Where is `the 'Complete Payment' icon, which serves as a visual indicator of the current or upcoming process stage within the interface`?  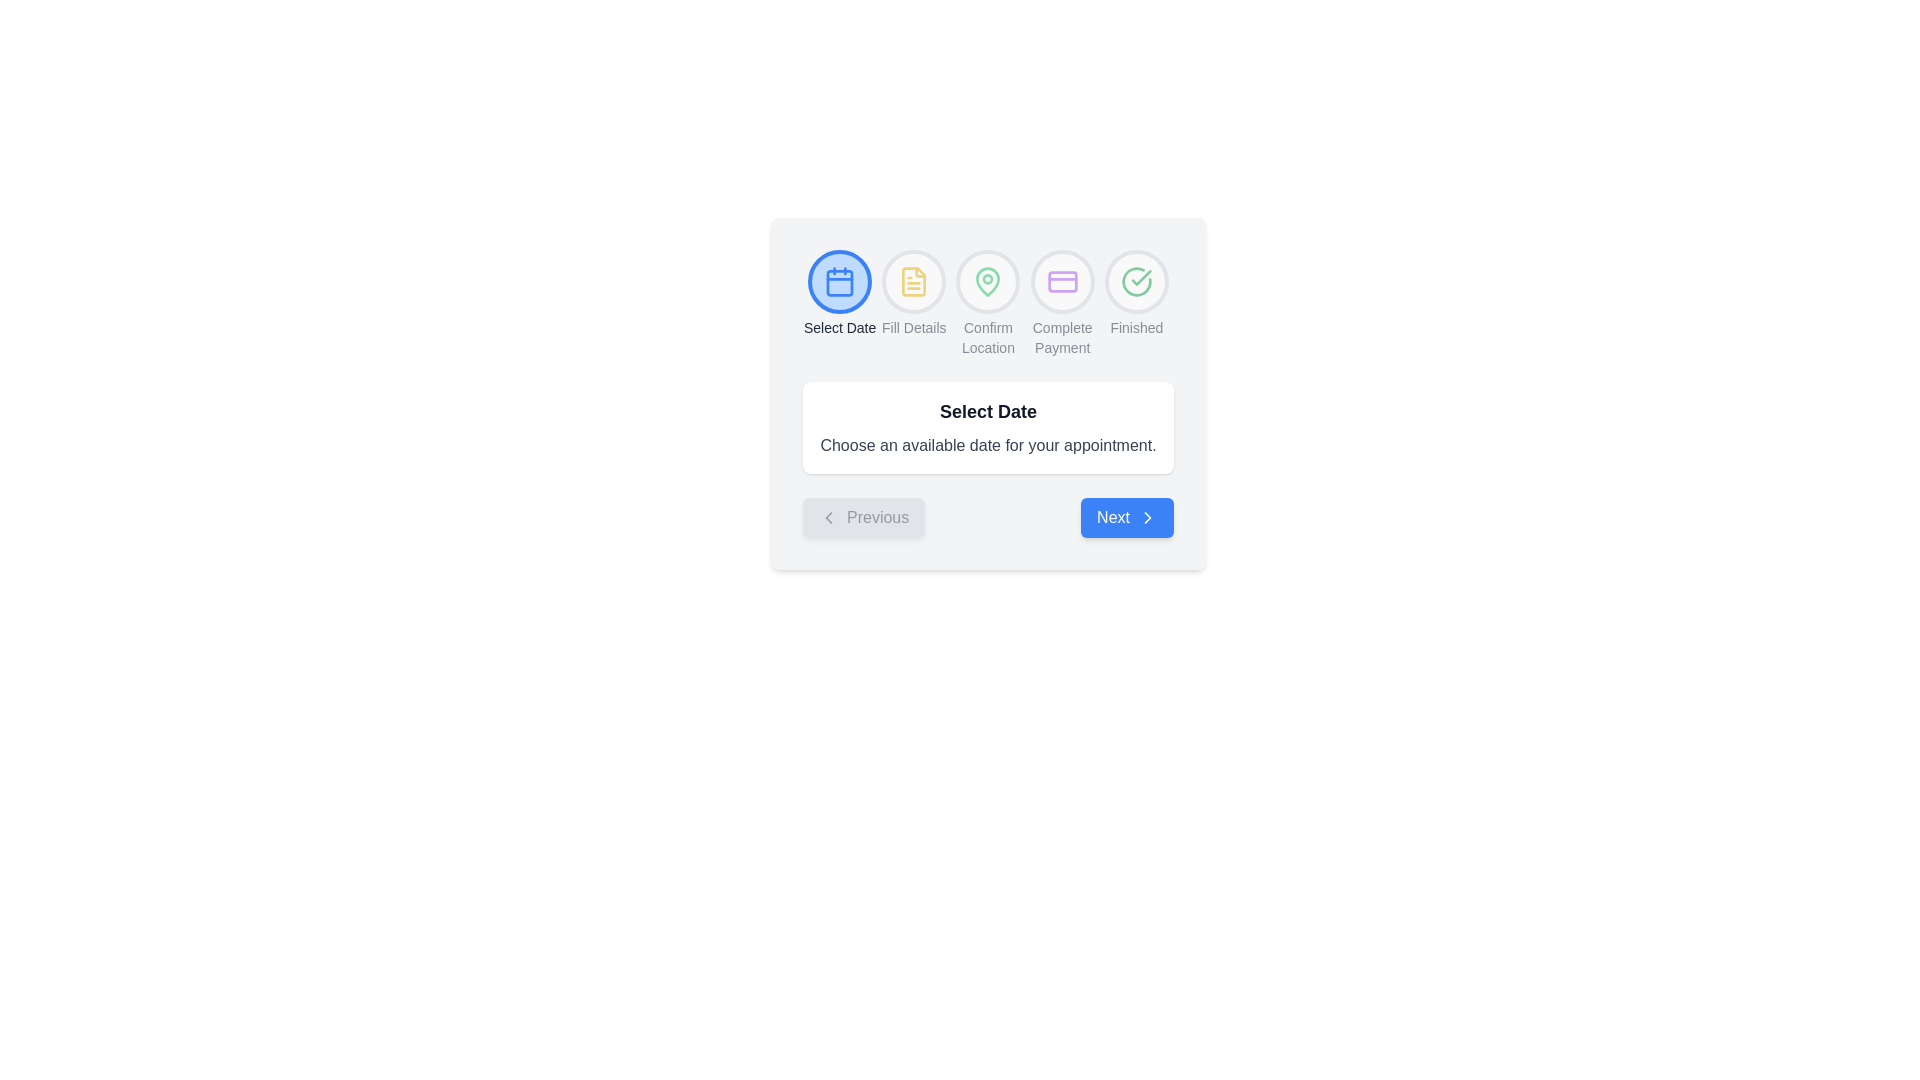
the 'Complete Payment' icon, which serves as a visual indicator of the current or upcoming process stage within the interface is located at coordinates (1061, 281).